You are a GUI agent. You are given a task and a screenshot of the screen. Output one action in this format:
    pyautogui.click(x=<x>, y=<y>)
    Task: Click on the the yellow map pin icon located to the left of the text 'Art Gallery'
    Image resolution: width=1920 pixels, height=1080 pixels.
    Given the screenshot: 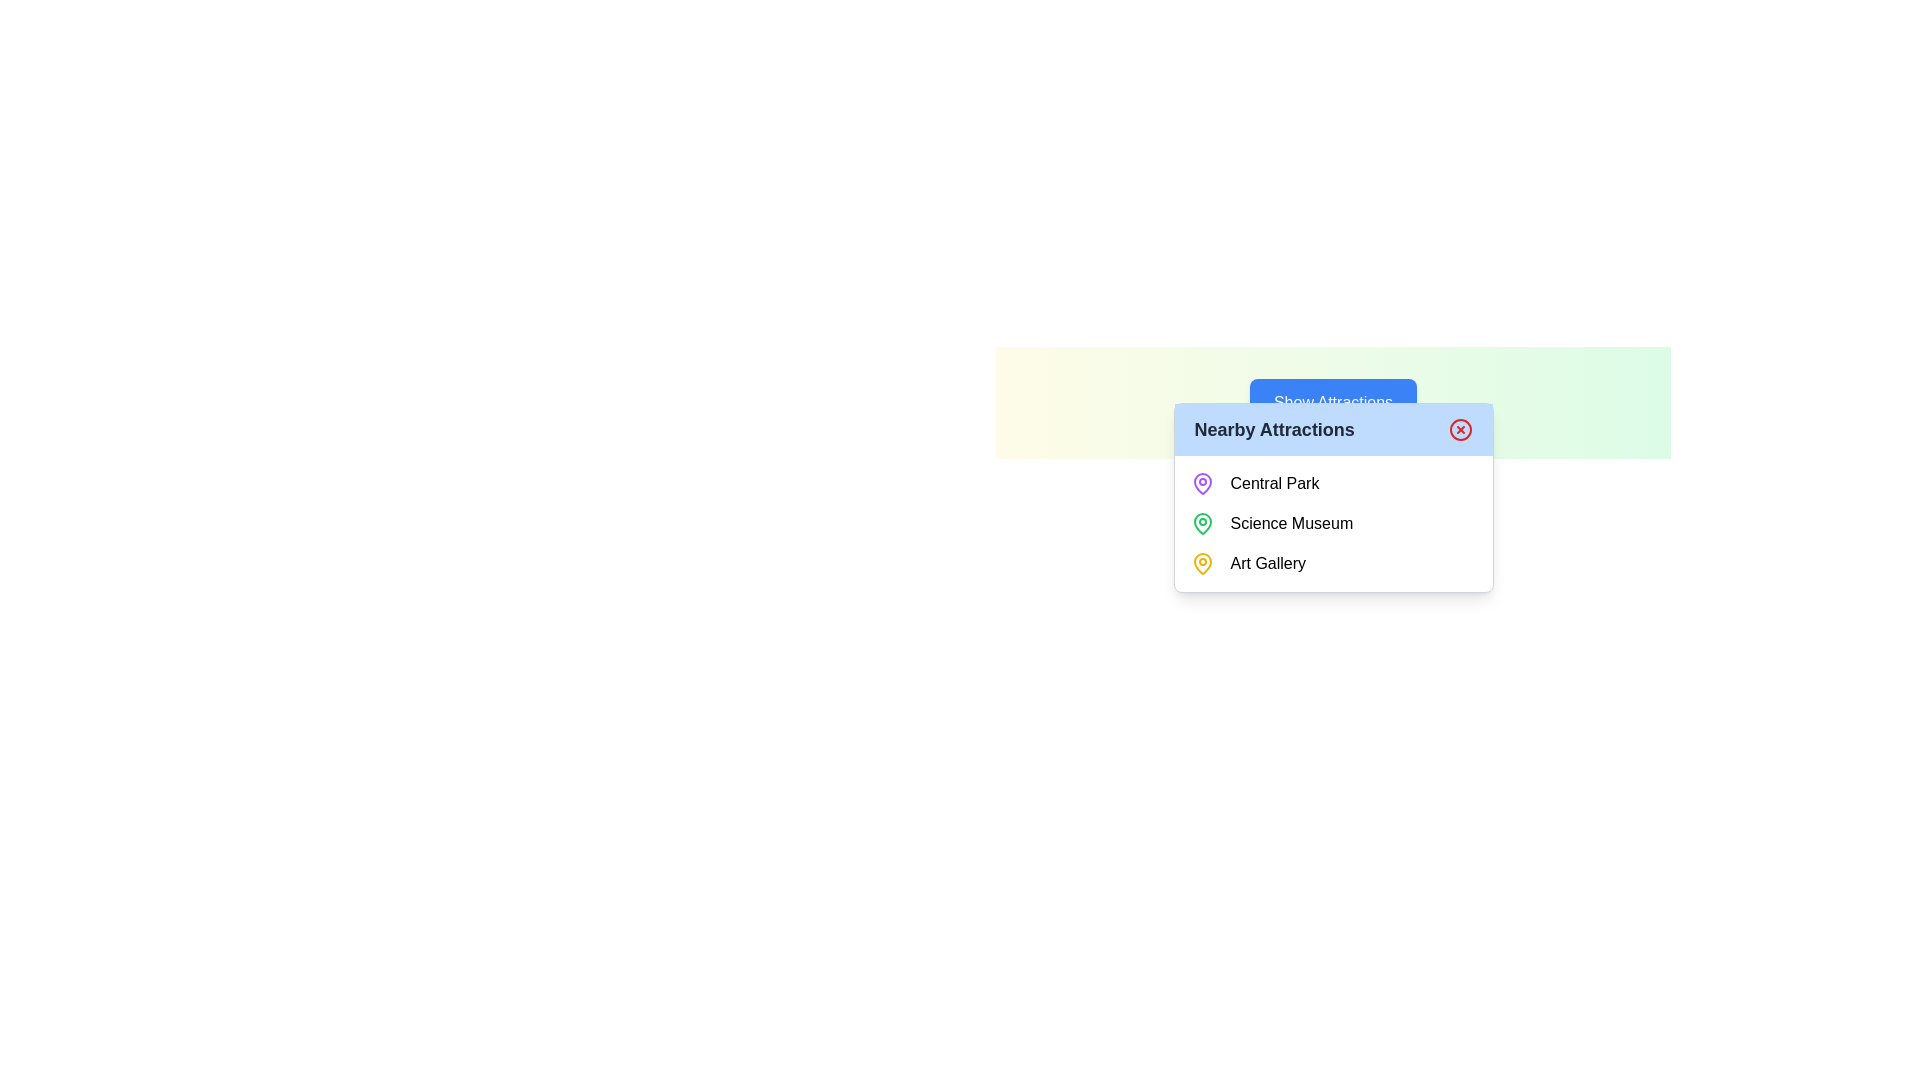 What is the action you would take?
    pyautogui.click(x=1201, y=563)
    